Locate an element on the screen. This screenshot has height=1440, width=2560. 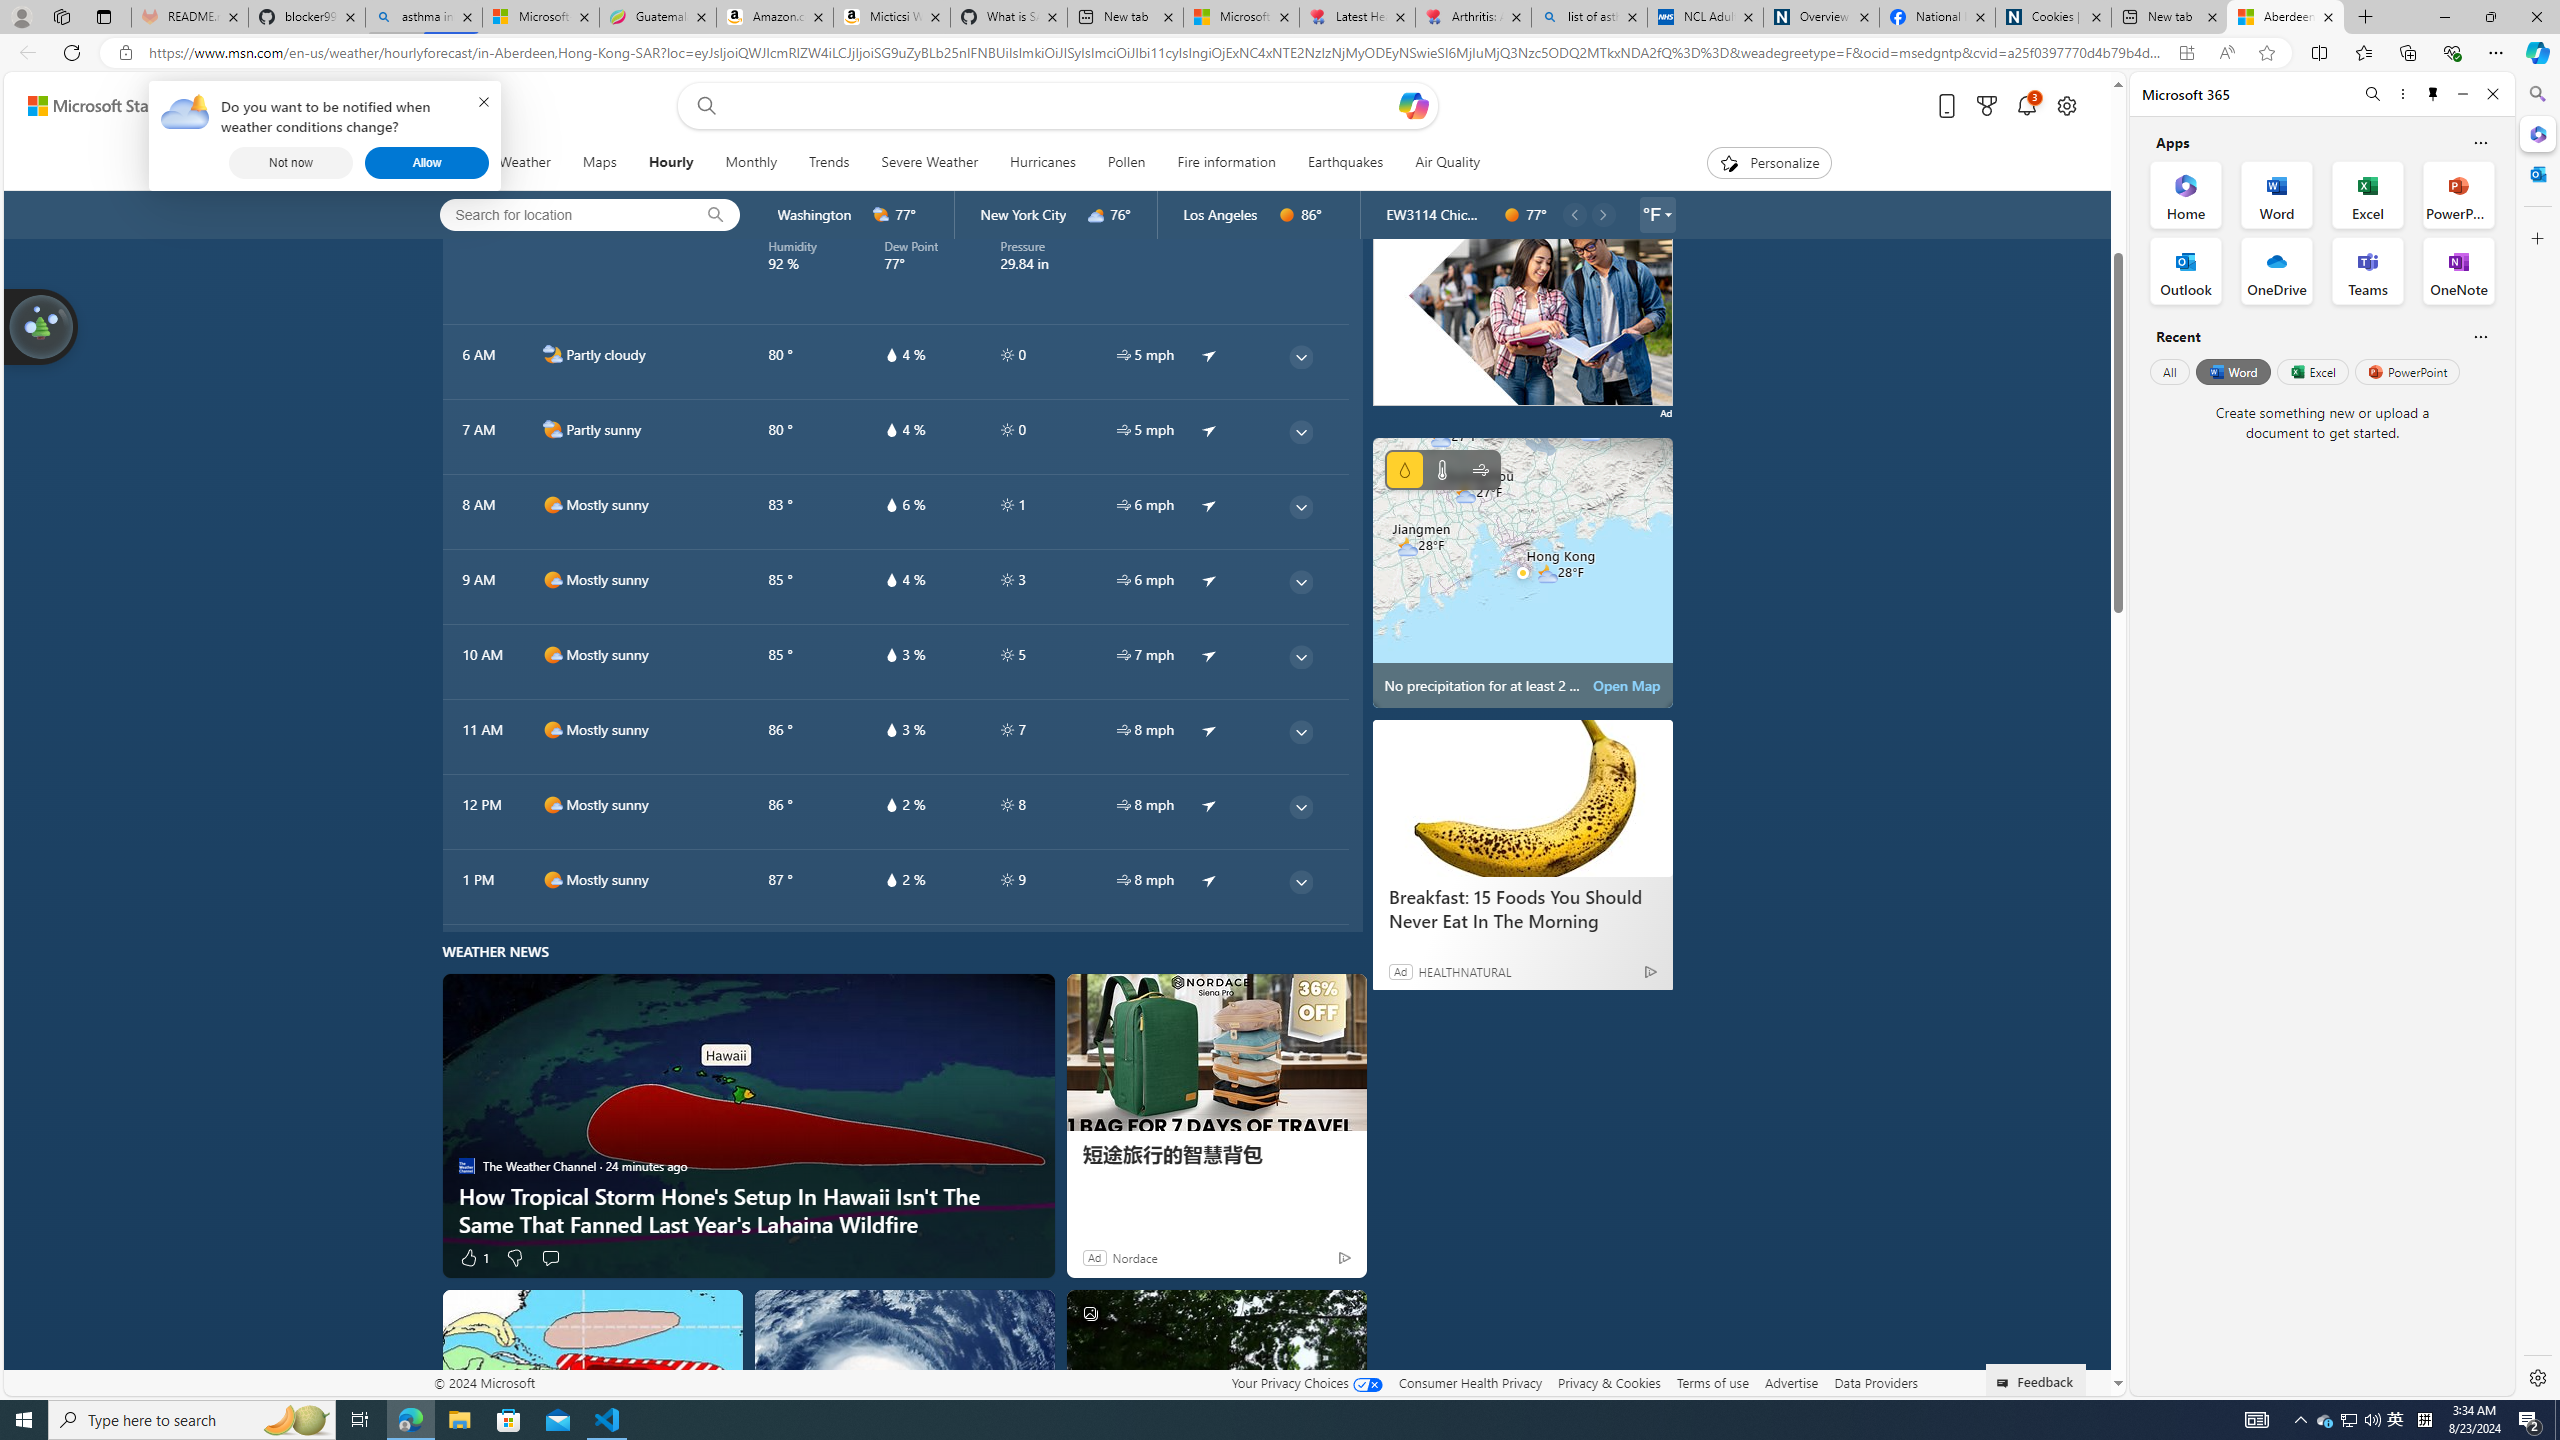
'The Weather Channel' is located at coordinates (466, 1164).